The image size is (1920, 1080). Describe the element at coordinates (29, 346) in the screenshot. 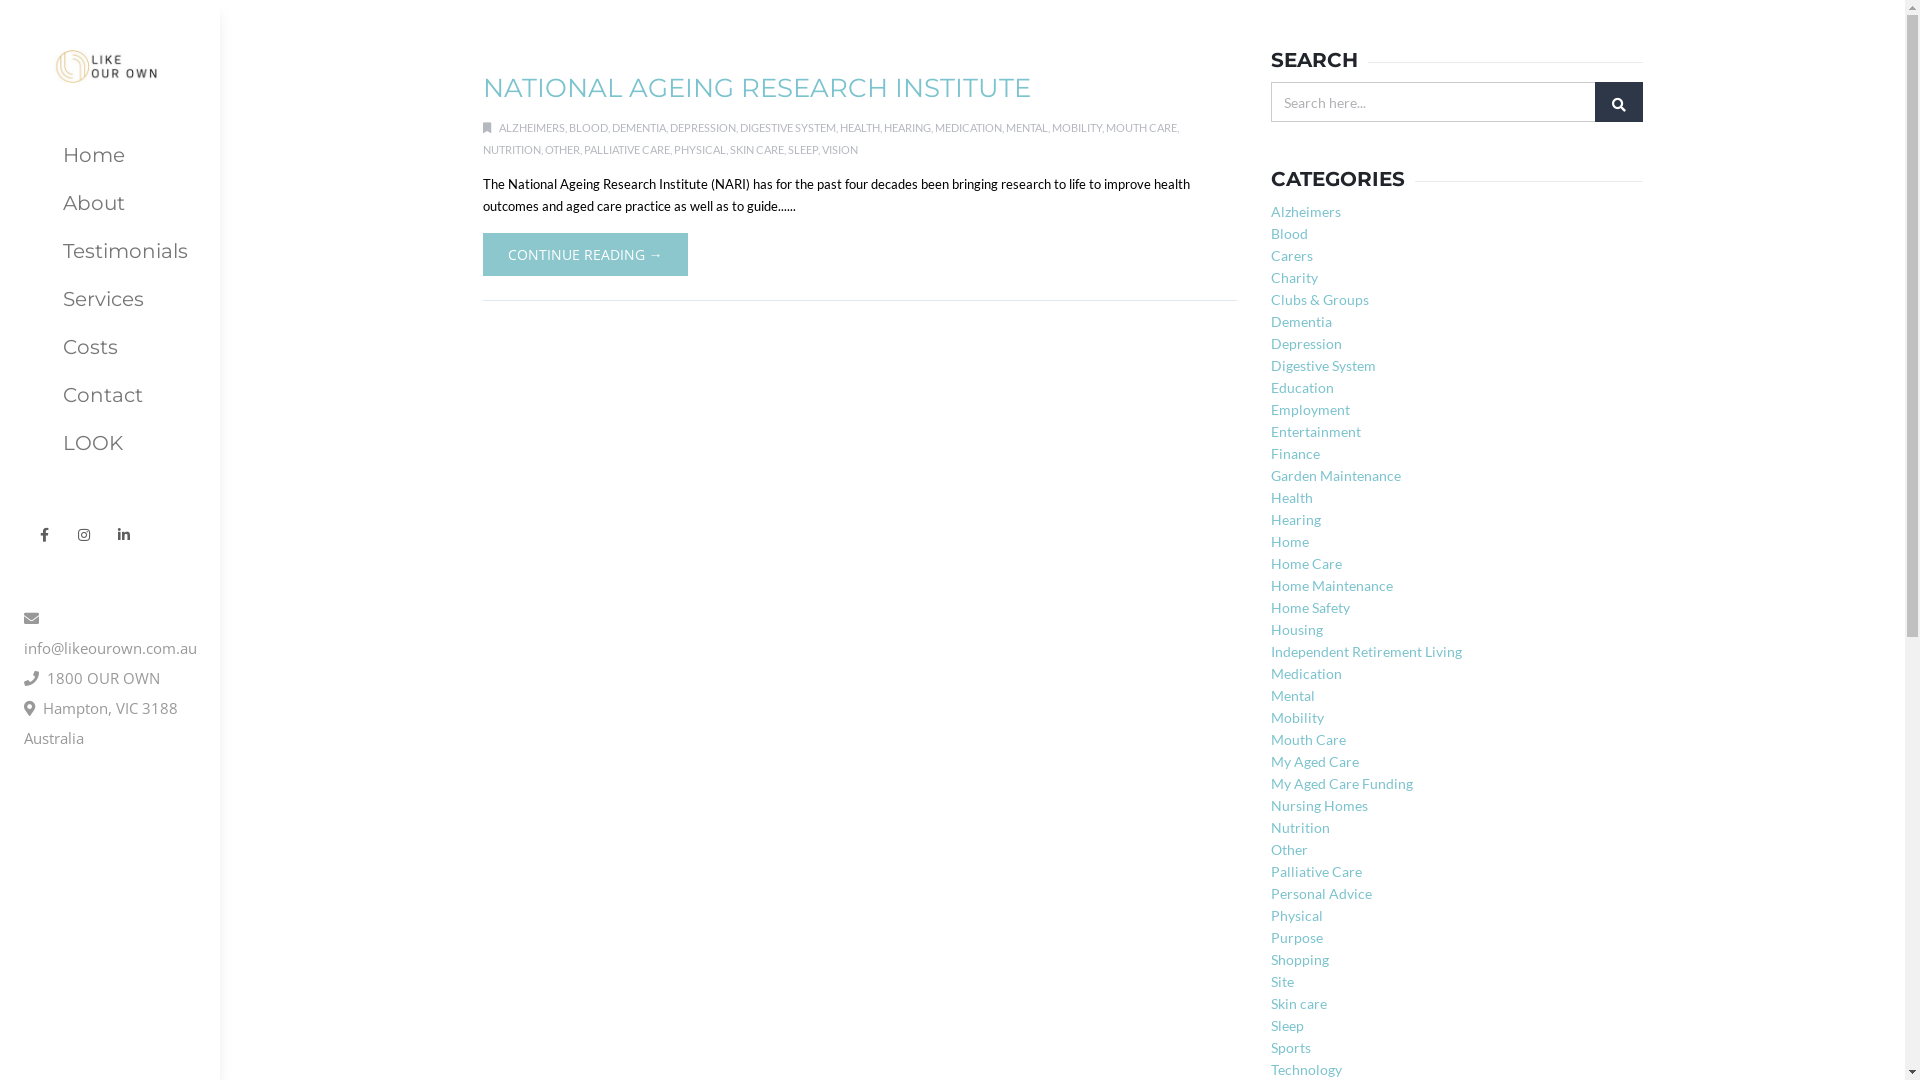

I see `'Costs'` at that location.